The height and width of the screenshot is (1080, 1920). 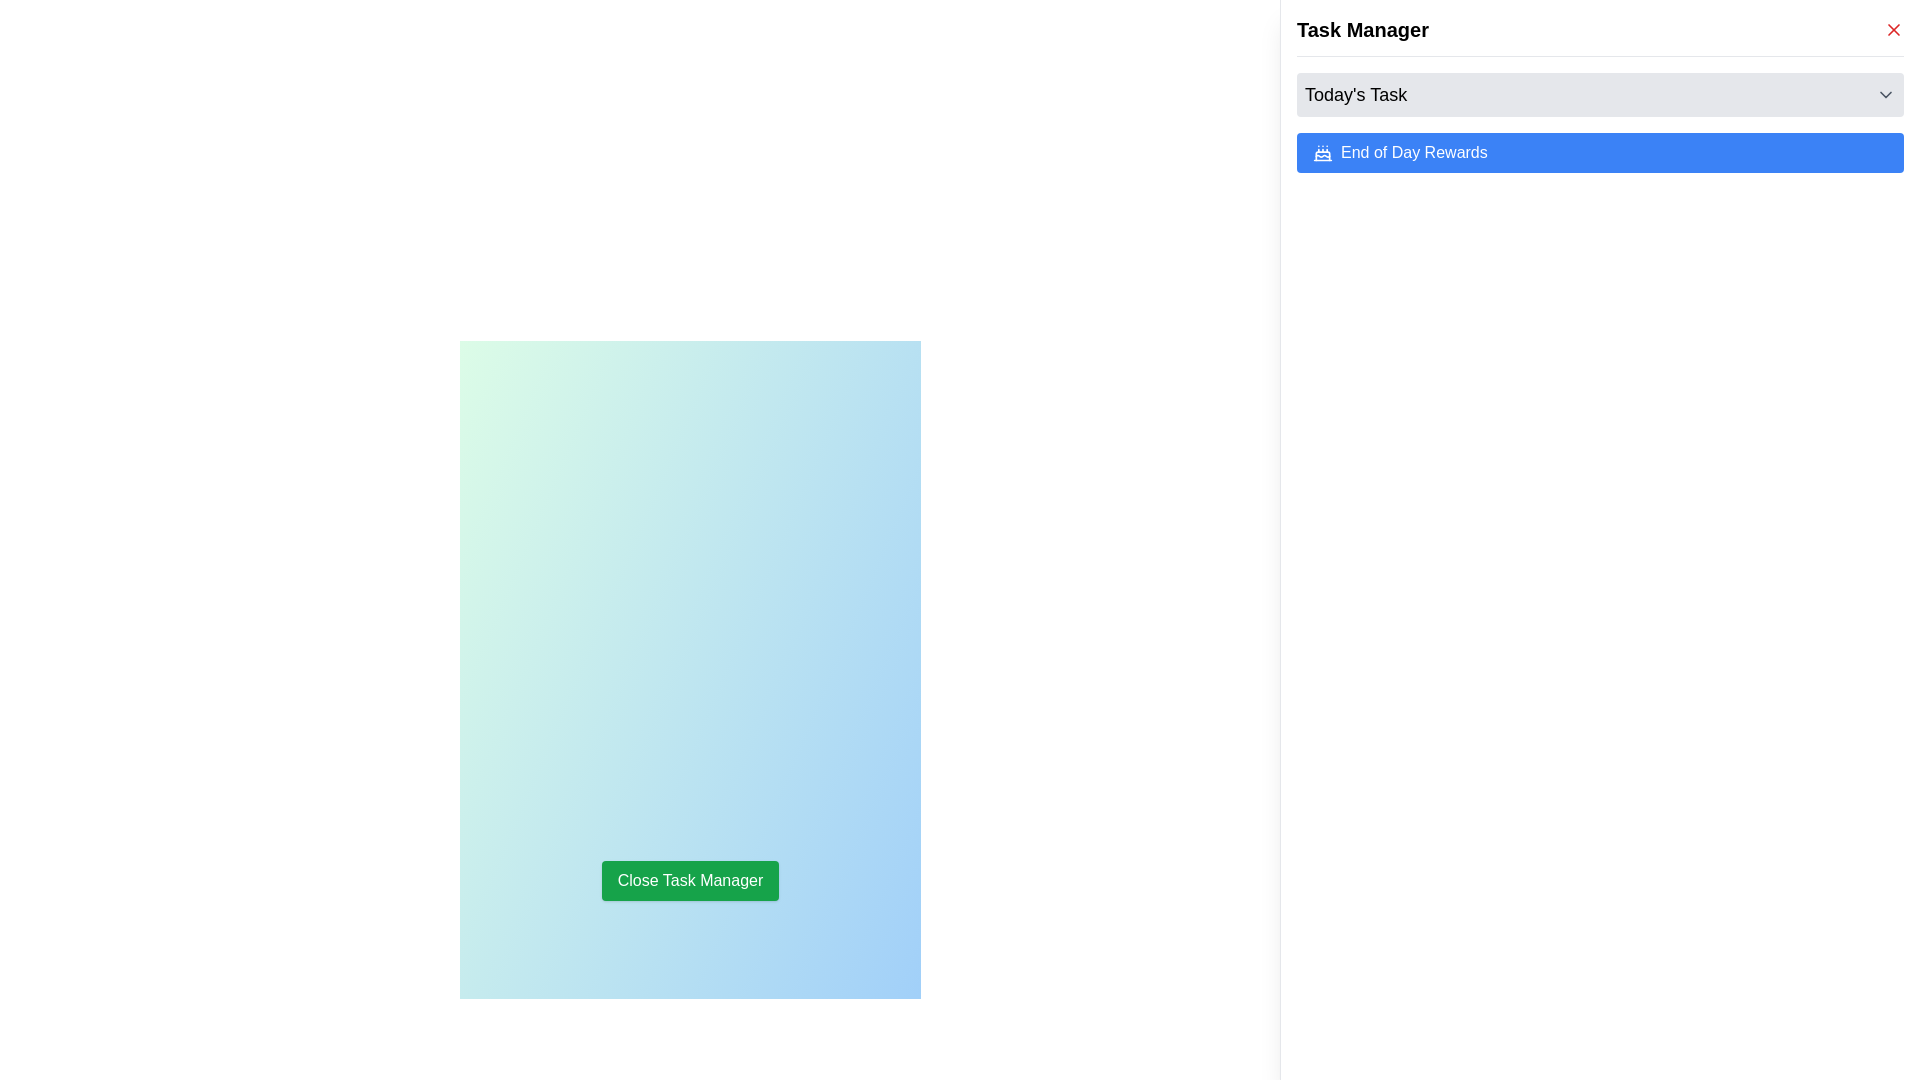 What do you see at coordinates (1323, 152) in the screenshot?
I see `the decorative icon representing the 'End of Day Rewards' feature located on the left side of the blue button labeled 'End of Day Rewards'` at bounding box center [1323, 152].